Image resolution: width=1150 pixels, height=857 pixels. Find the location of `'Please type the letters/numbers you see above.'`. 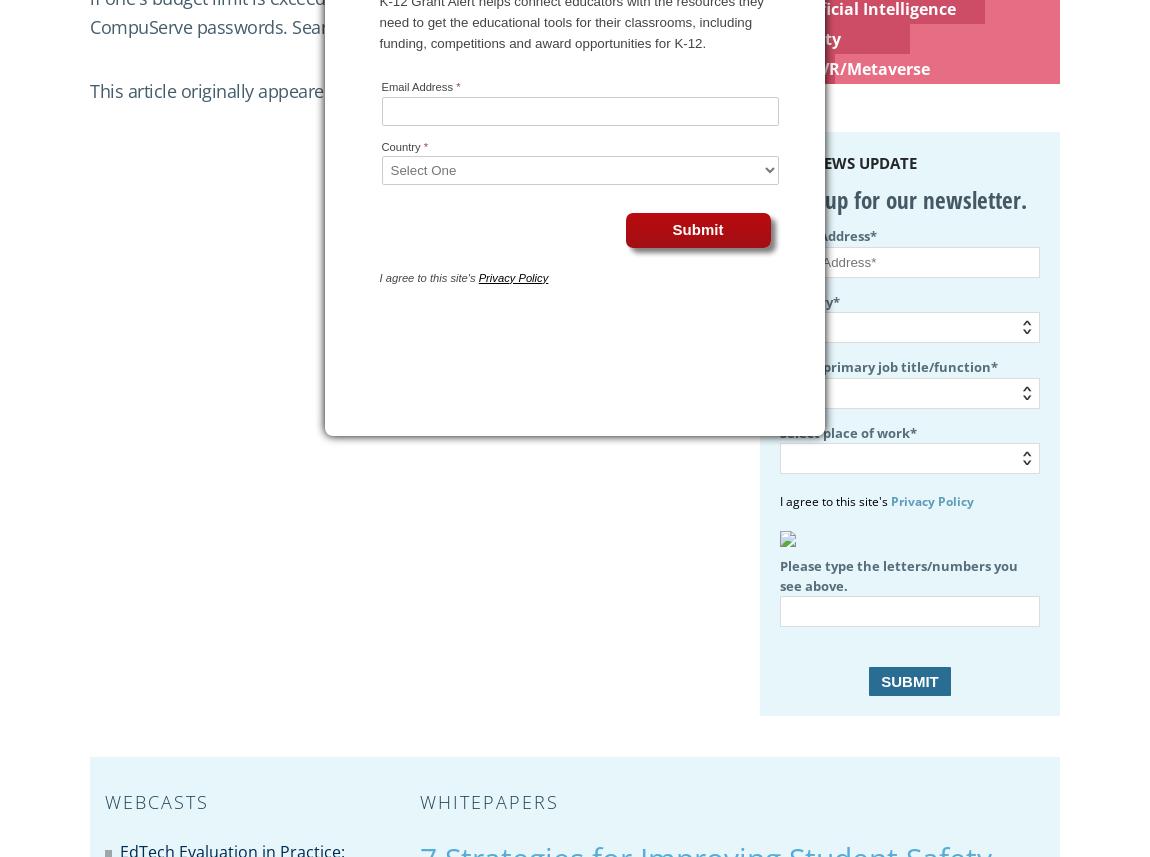

'Please type the letters/numbers you see above.' is located at coordinates (898, 575).